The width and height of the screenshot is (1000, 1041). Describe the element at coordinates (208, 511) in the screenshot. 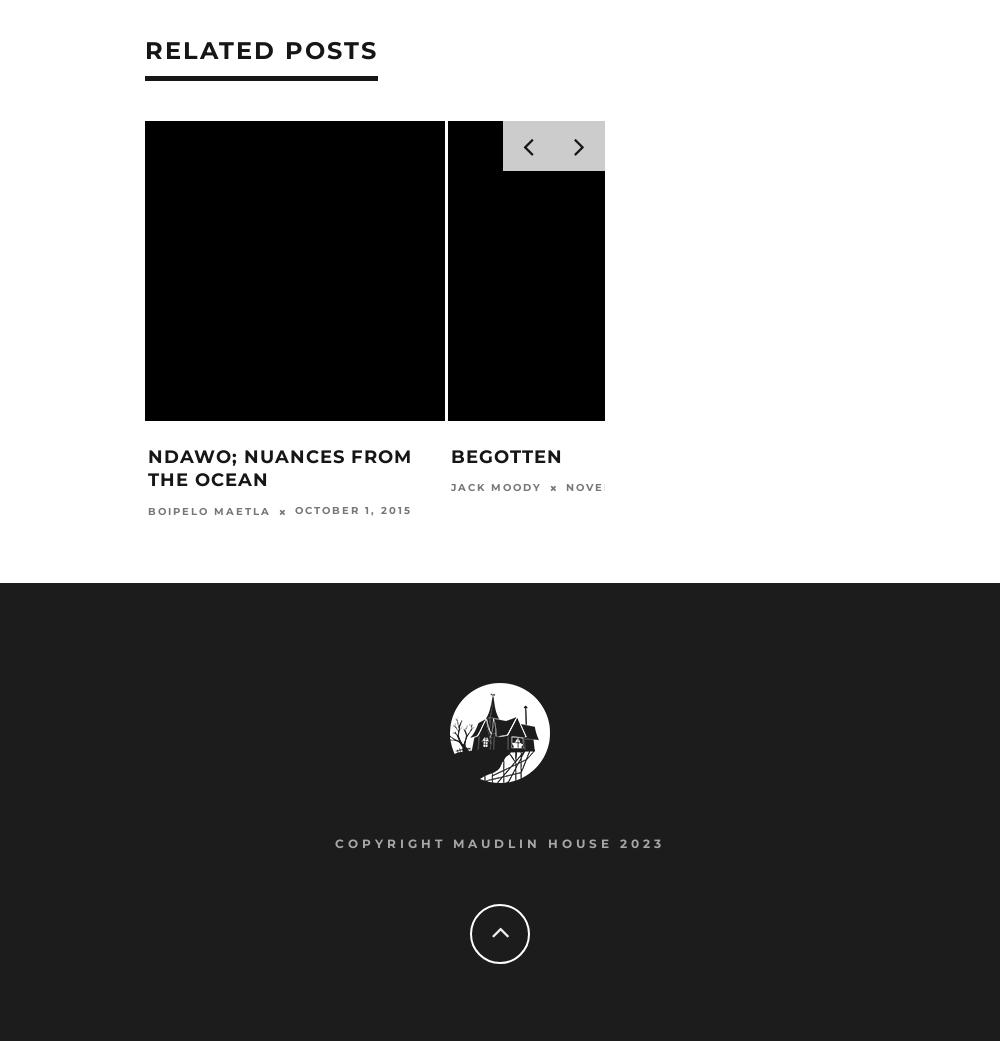

I see `'Boipelo Maetla'` at that location.